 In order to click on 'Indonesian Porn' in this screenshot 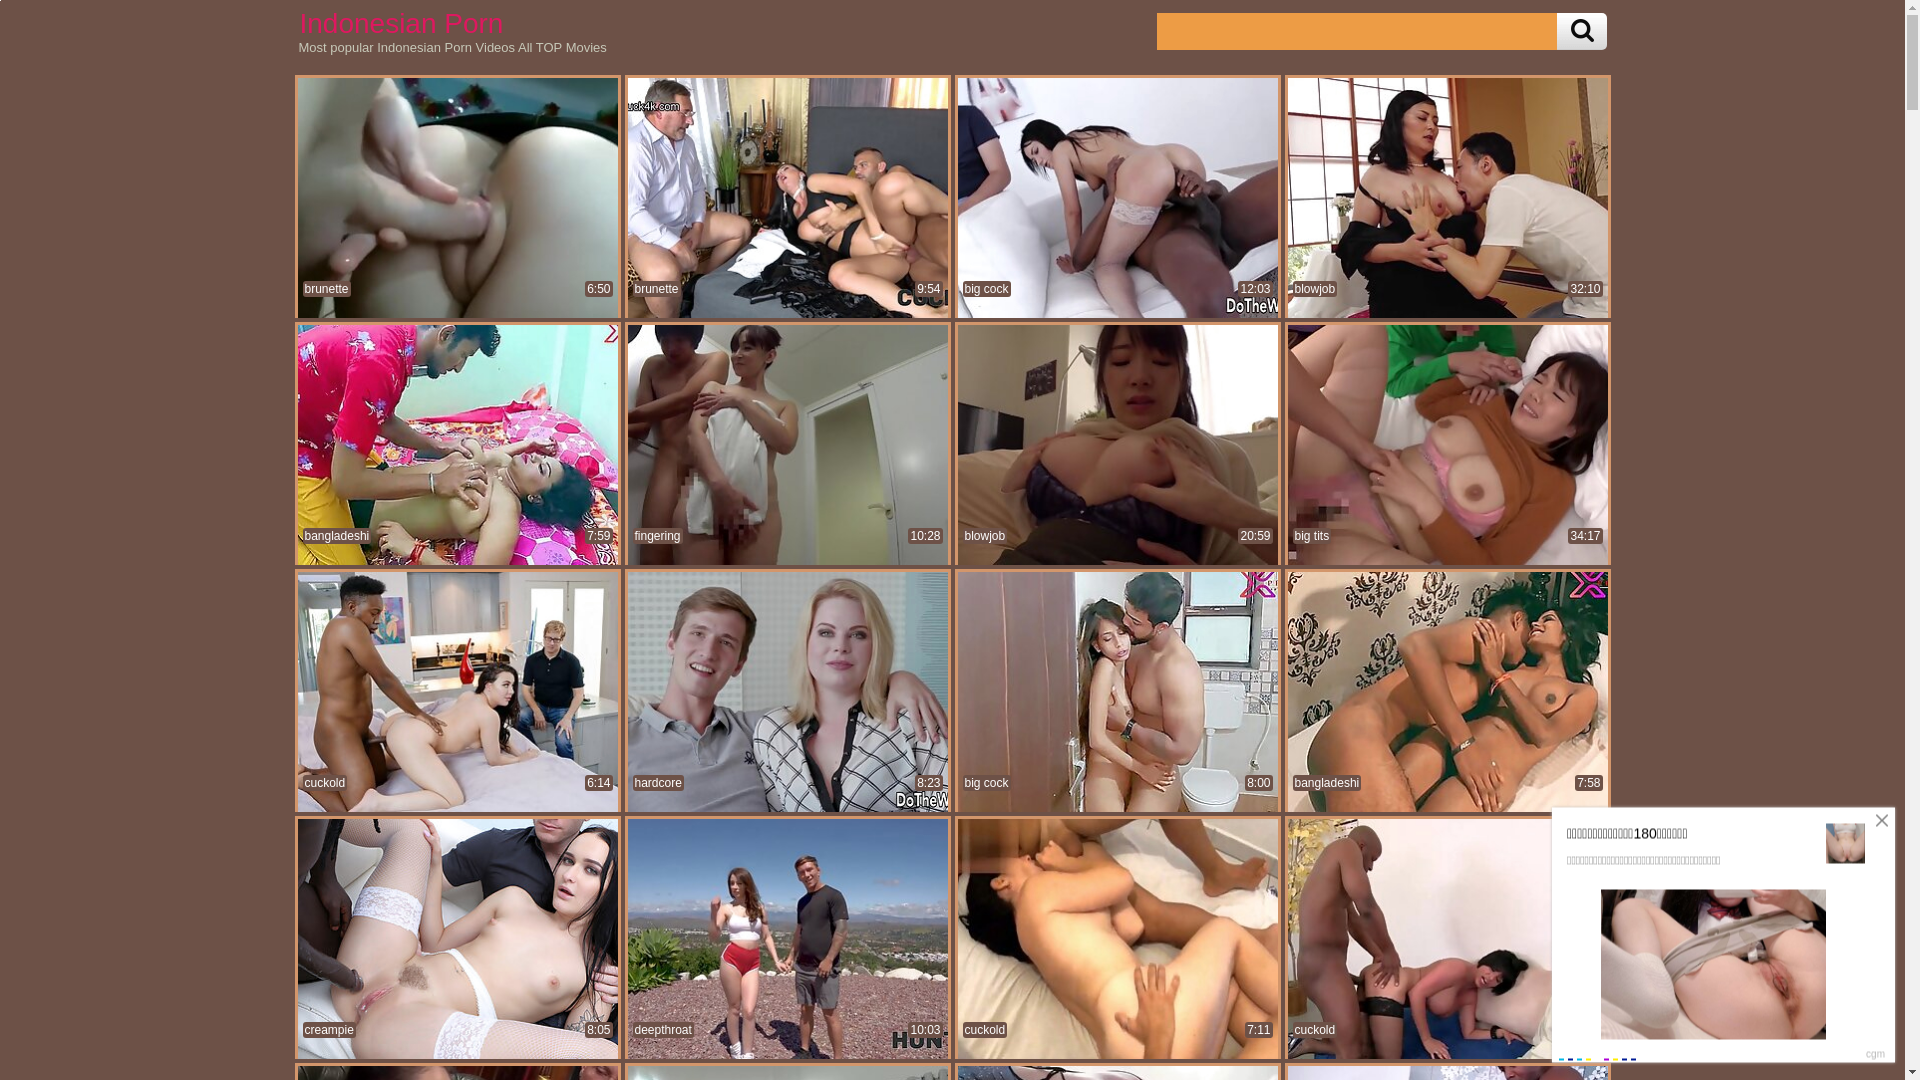, I will do `click(296, 23)`.